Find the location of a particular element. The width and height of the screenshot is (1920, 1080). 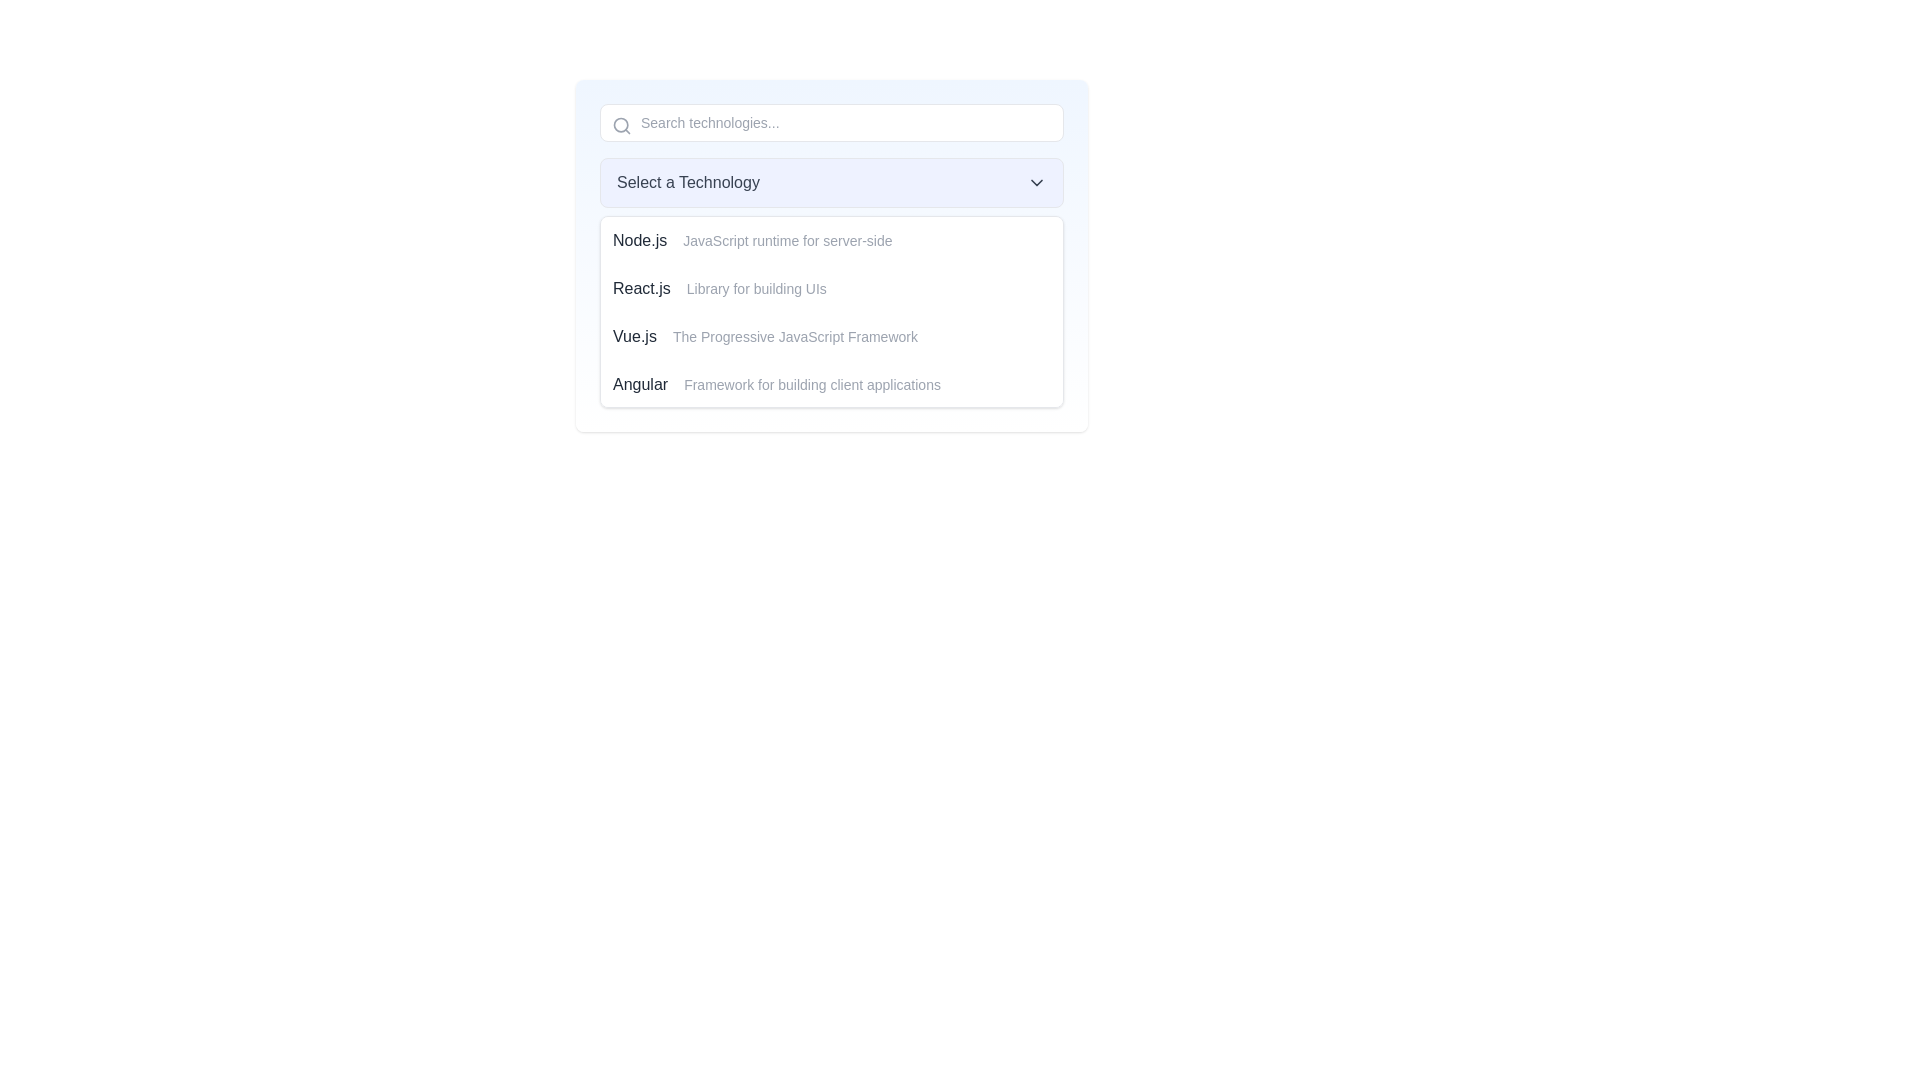

the list item displaying 'Angular' is located at coordinates (831, 385).